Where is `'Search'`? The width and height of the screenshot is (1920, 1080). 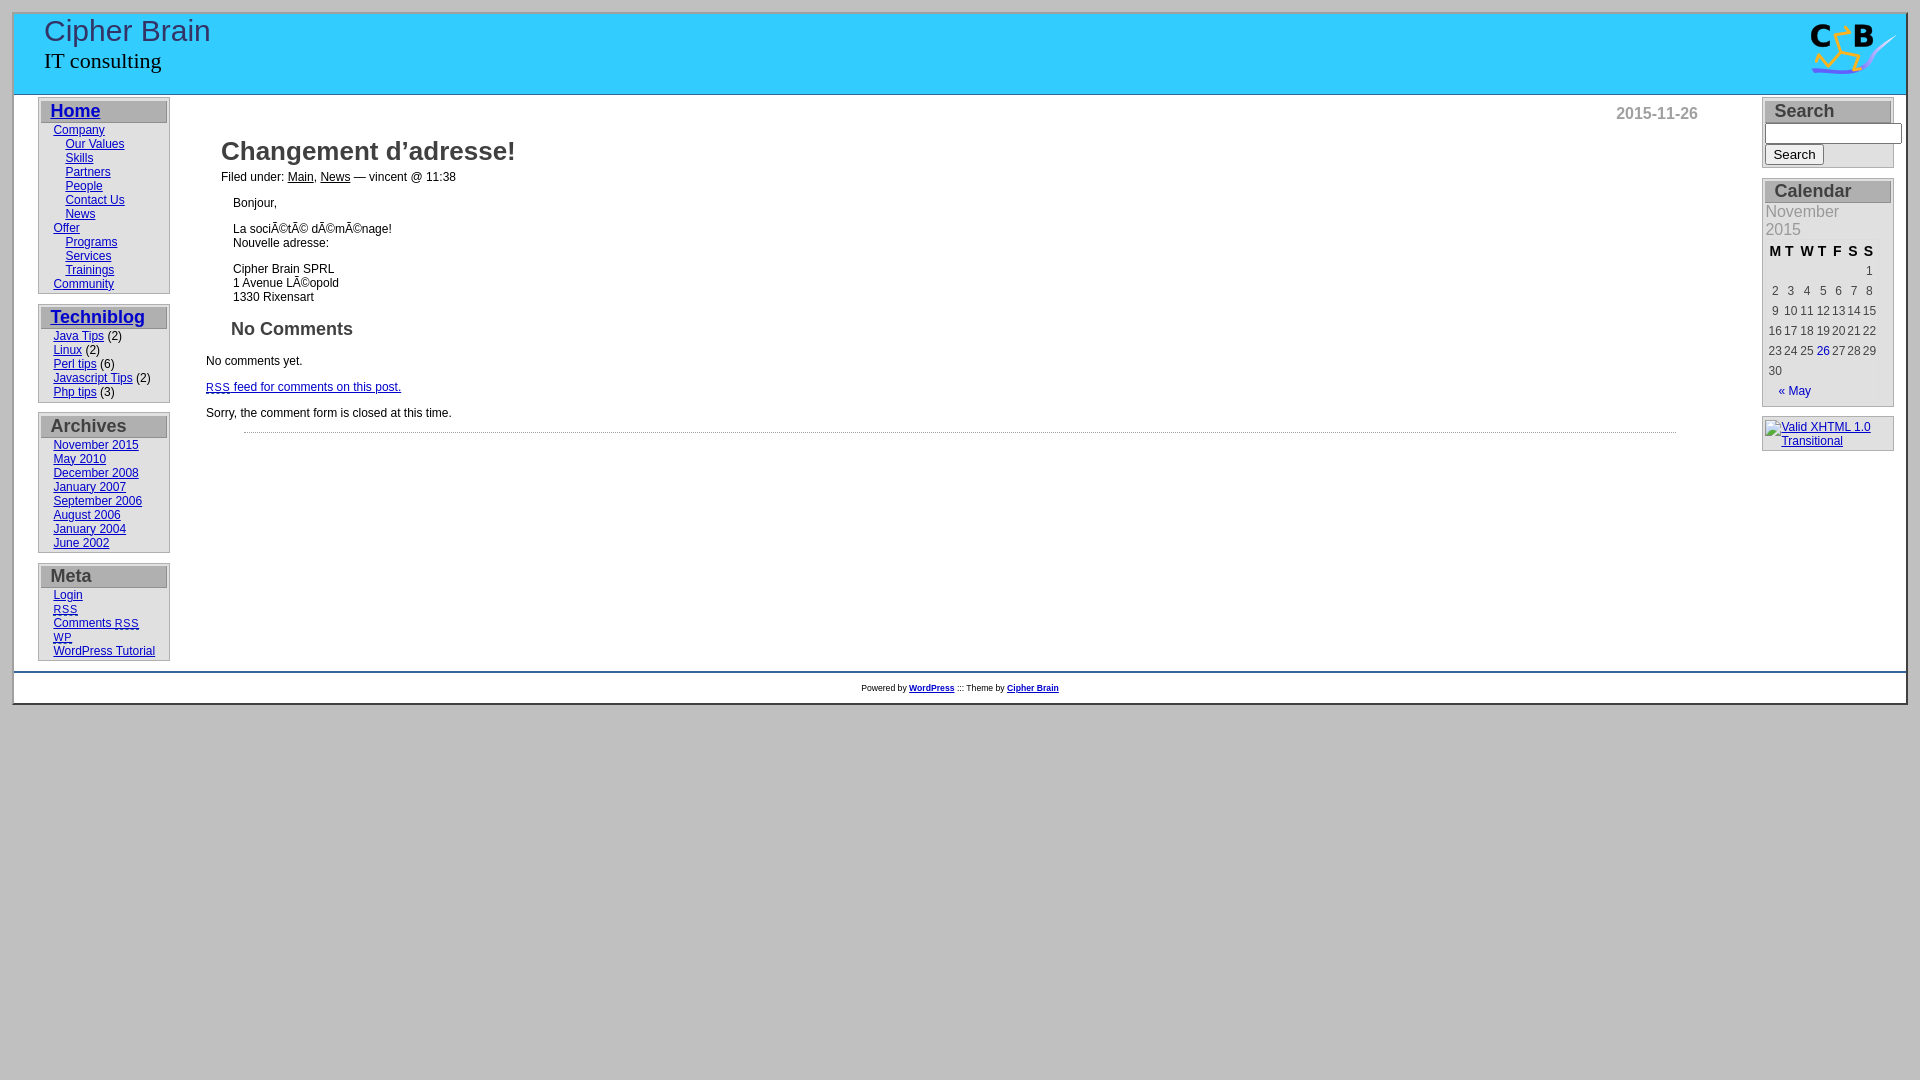 'Search' is located at coordinates (1794, 153).